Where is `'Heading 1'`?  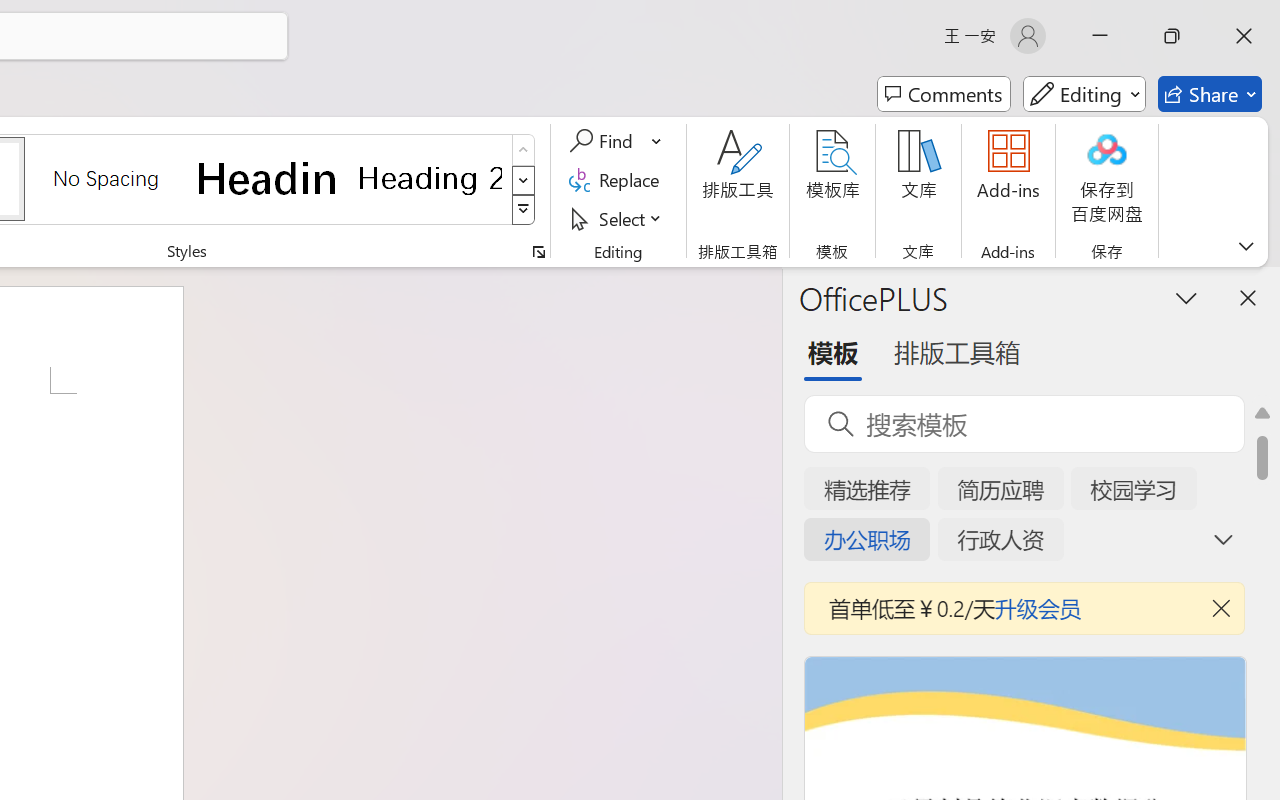
'Heading 1' is located at coordinates (267, 177).